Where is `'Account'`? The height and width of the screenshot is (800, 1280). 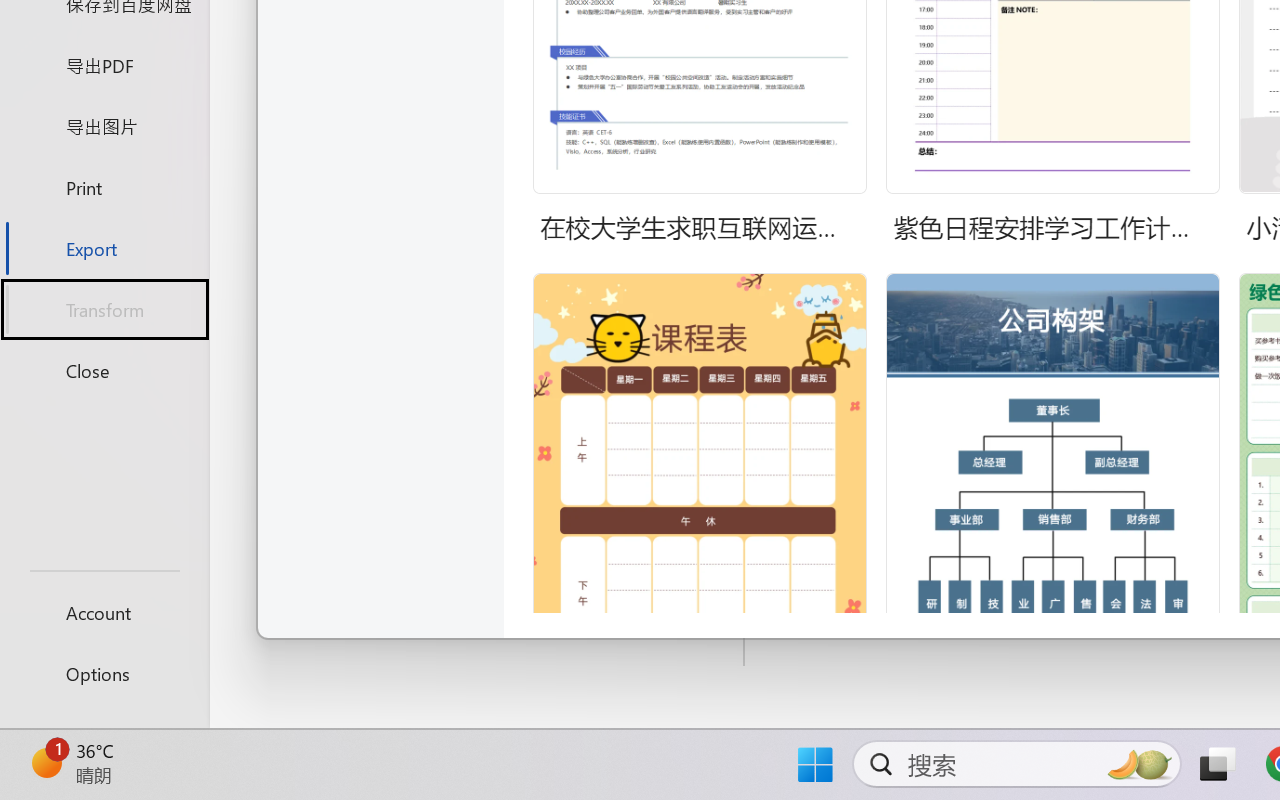
'Account' is located at coordinates (103, 612).